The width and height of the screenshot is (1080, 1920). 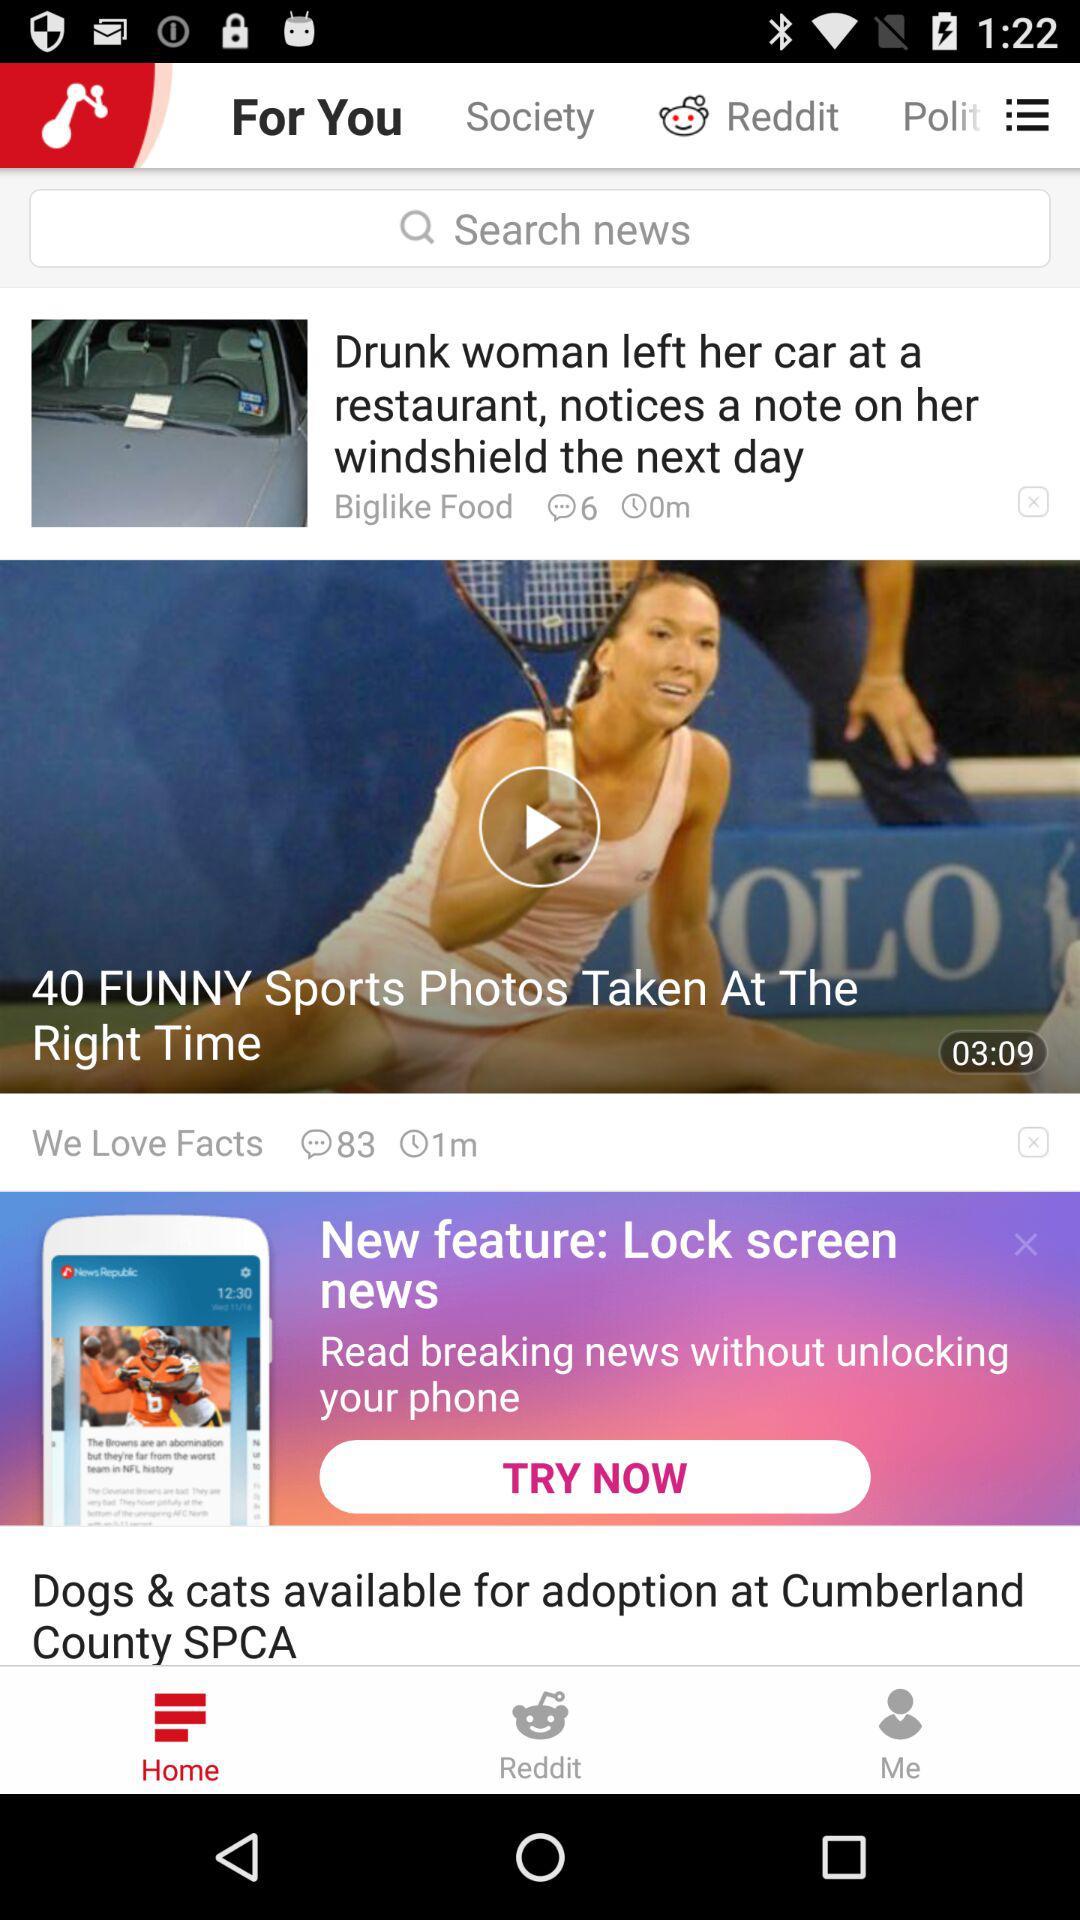 What do you see at coordinates (594, 1476) in the screenshot?
I see `the app below the read breaking news item` at bounding box center [594, 1476].